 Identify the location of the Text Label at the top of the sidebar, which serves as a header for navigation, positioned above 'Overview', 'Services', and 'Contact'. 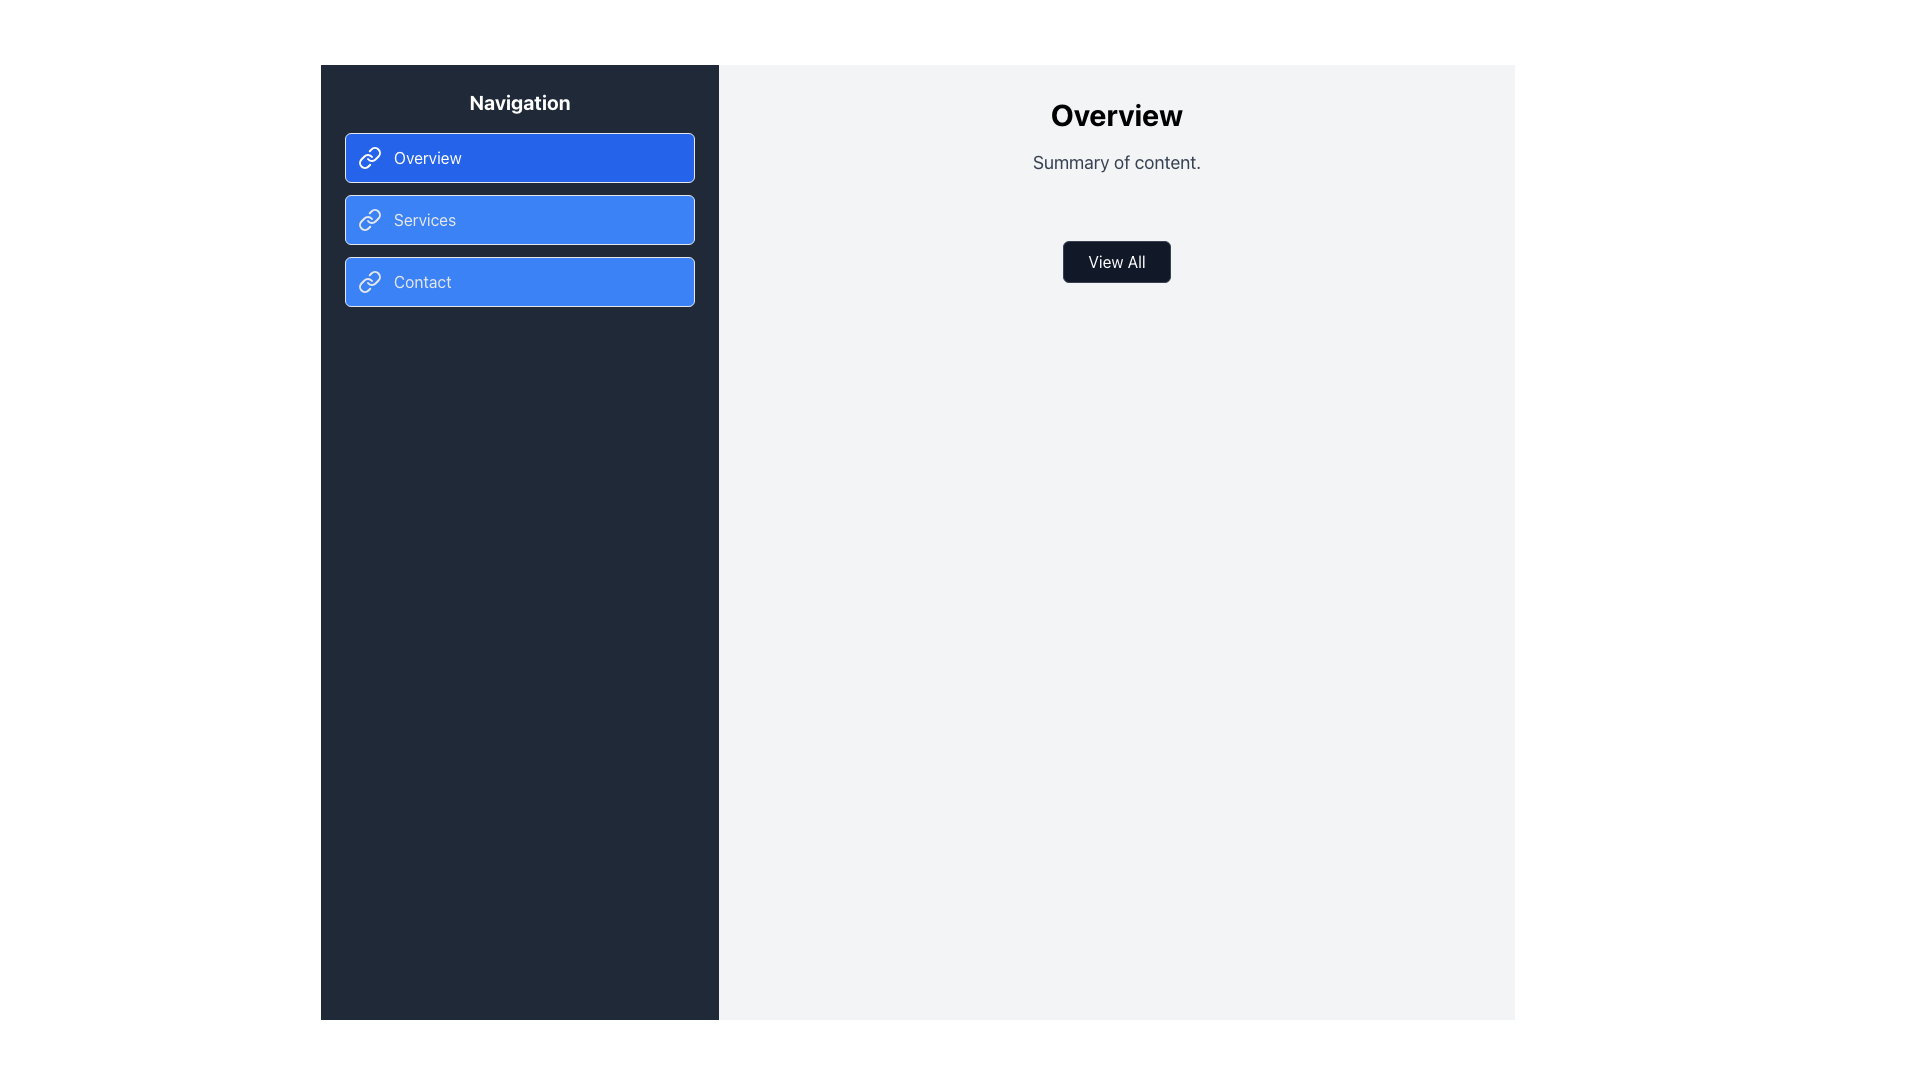
(519, 103).